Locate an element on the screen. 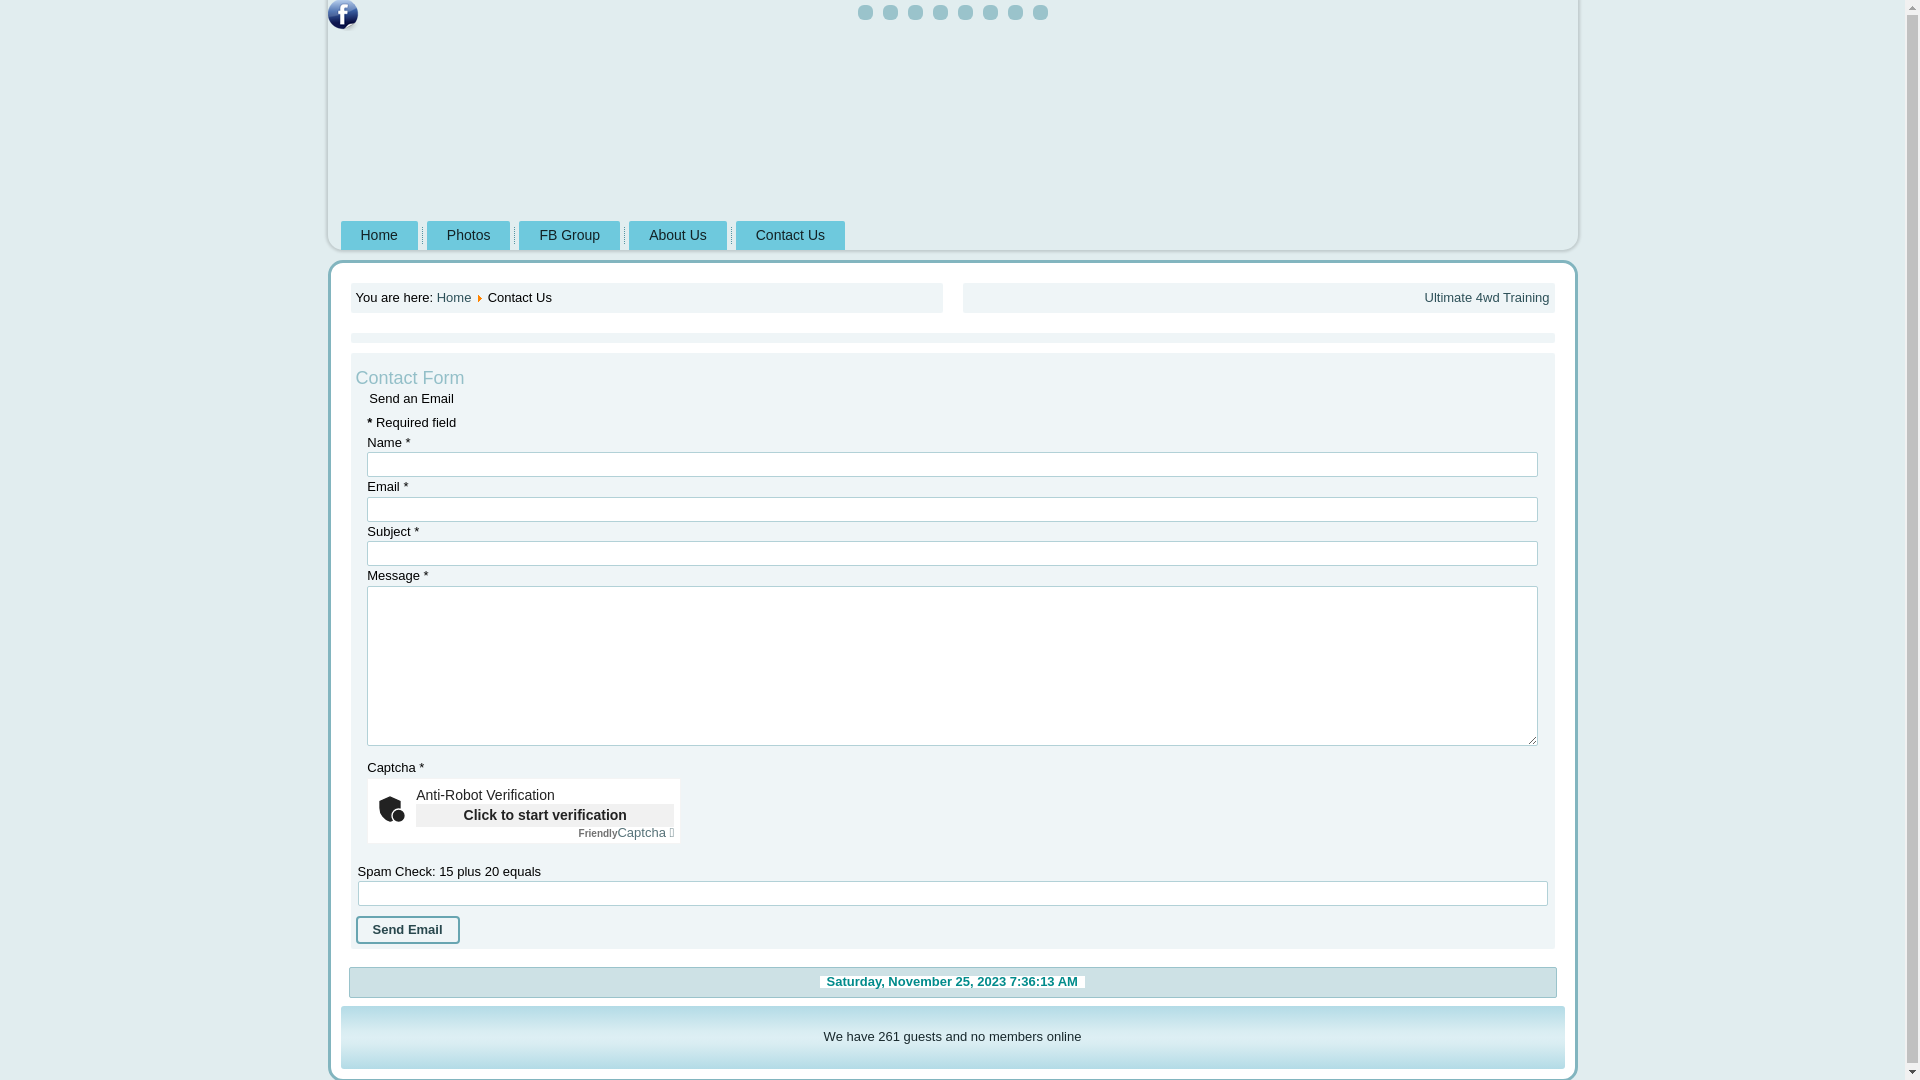 The width and height of the screenshot is (1920, 1080). 'Send Email' is located at coordinates (407, 929).